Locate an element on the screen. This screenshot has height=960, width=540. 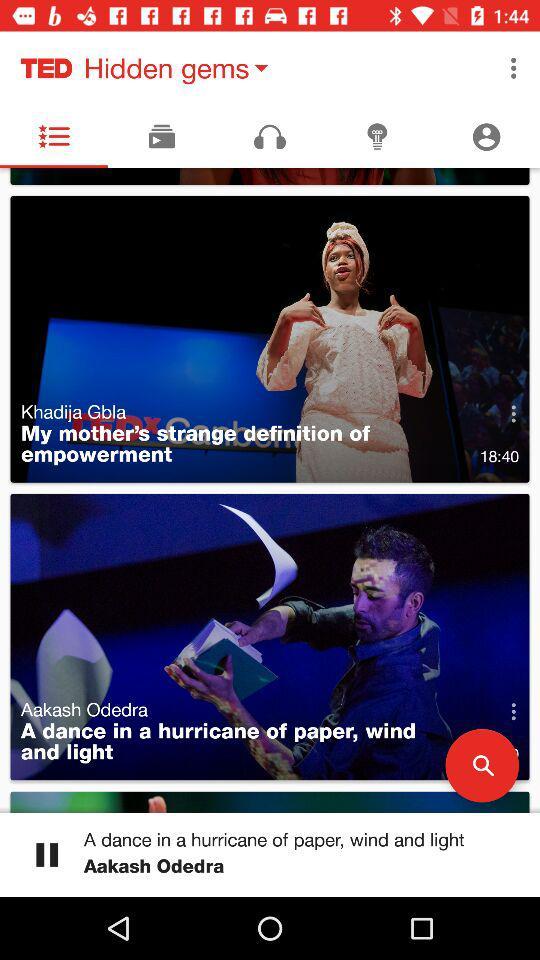
the search icon is located at coordinates (481, 764).